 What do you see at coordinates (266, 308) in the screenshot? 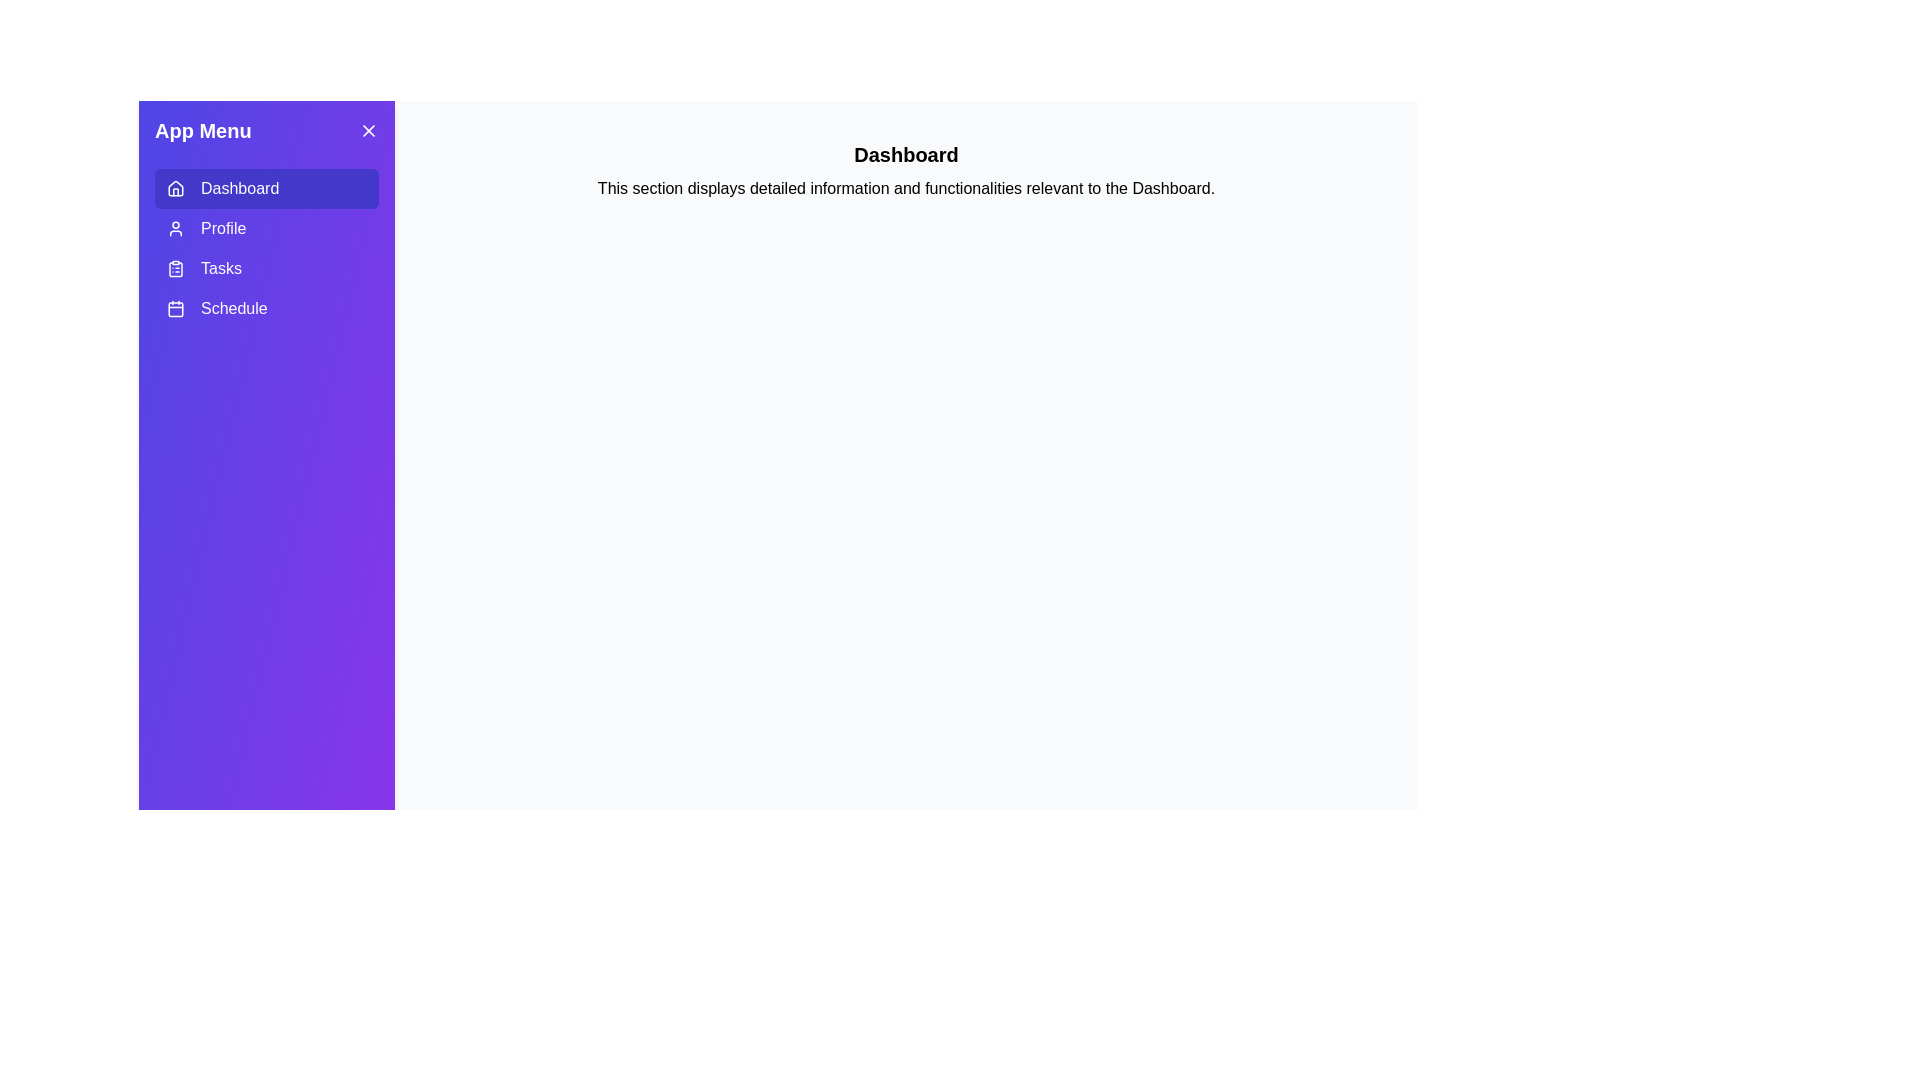
I see `the tab labeled Schedule to switch to that tab` at bounding box center [266, 308].